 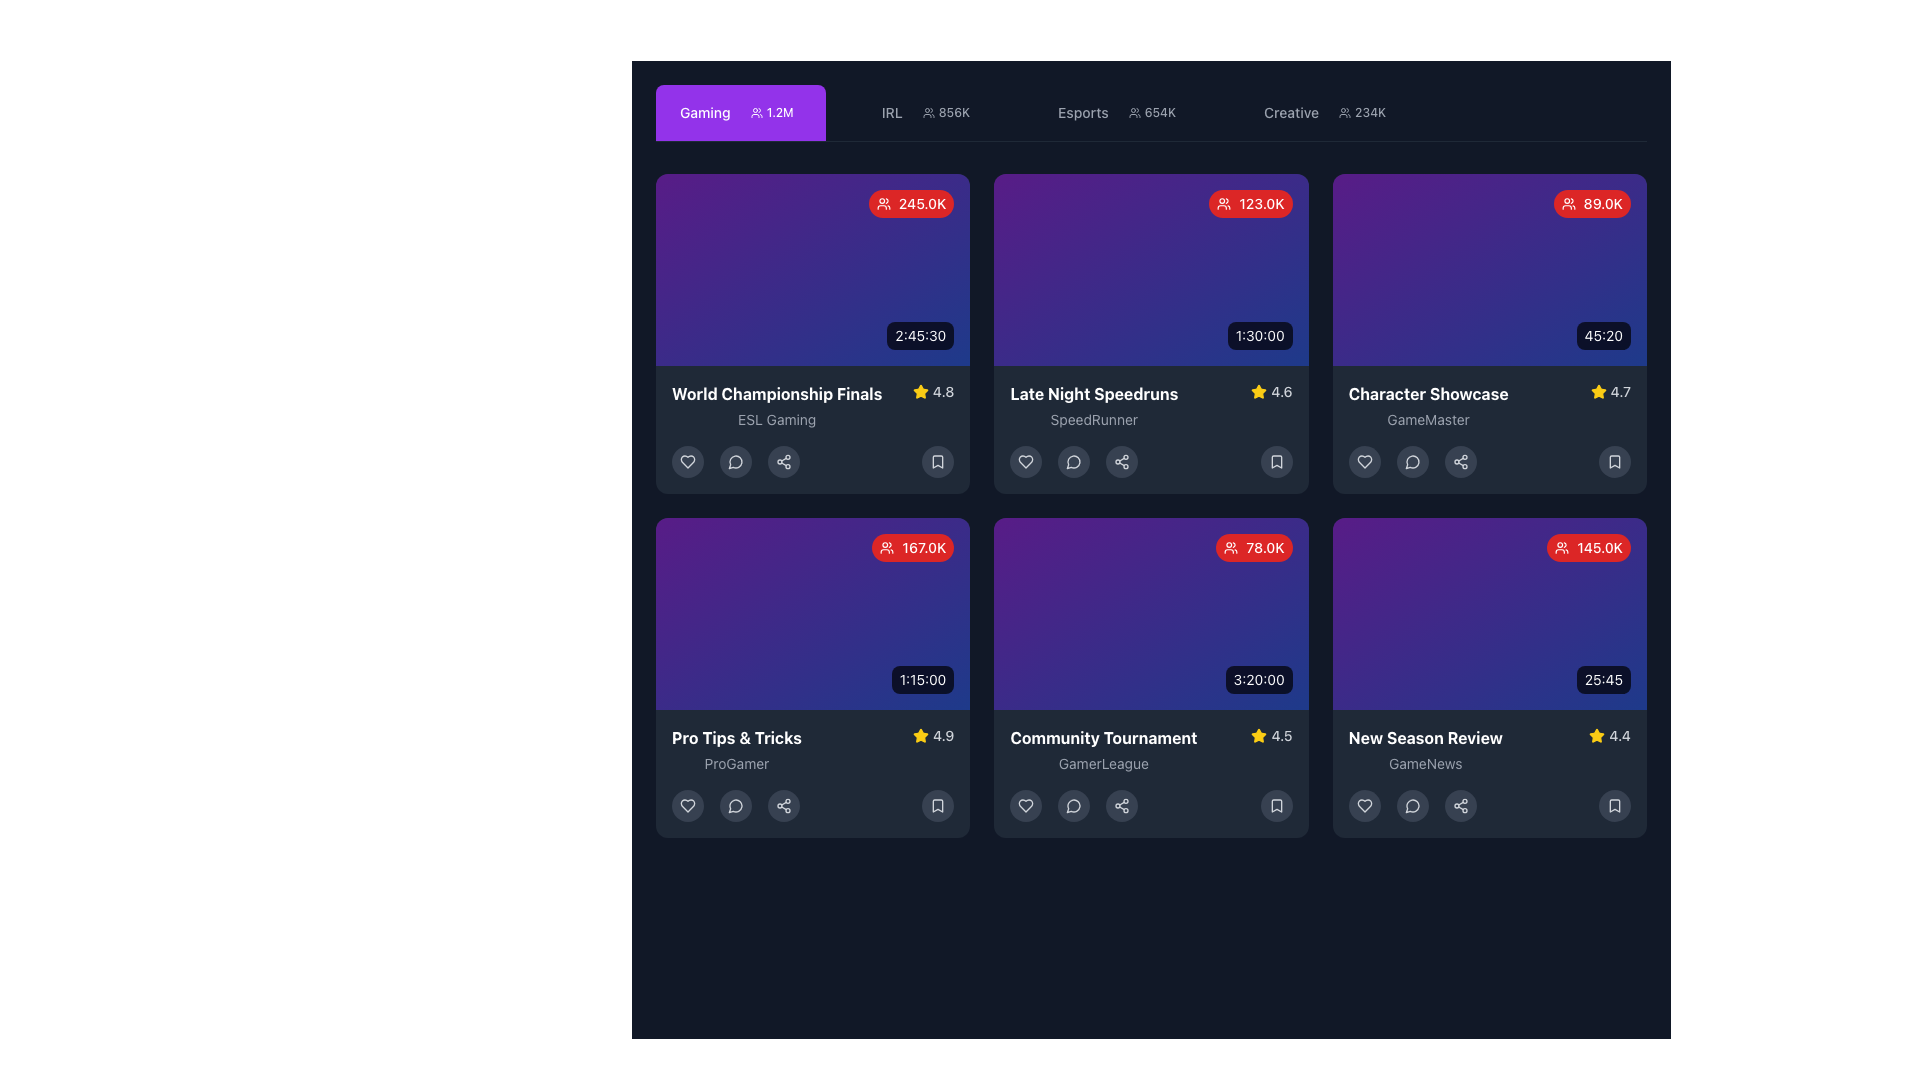 What do you see at coordinates (1082, 112) in the screenshot?
I see `the 'Esports' text label in the top navigation menu` at bounding box center [1082, 112].